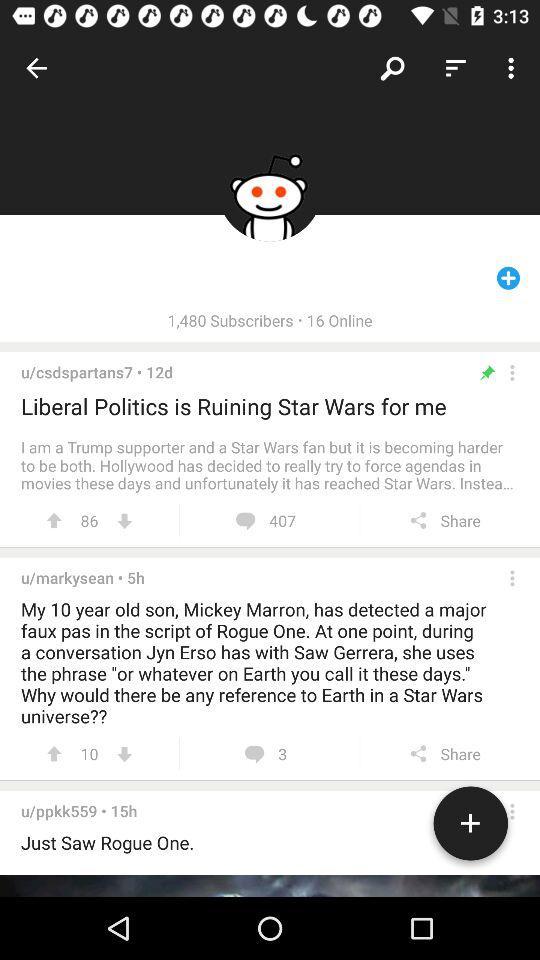  What do you see at coordinates (512, 371) in the screenshot?
I see `expand the post options` at bounding box center [512, 371].